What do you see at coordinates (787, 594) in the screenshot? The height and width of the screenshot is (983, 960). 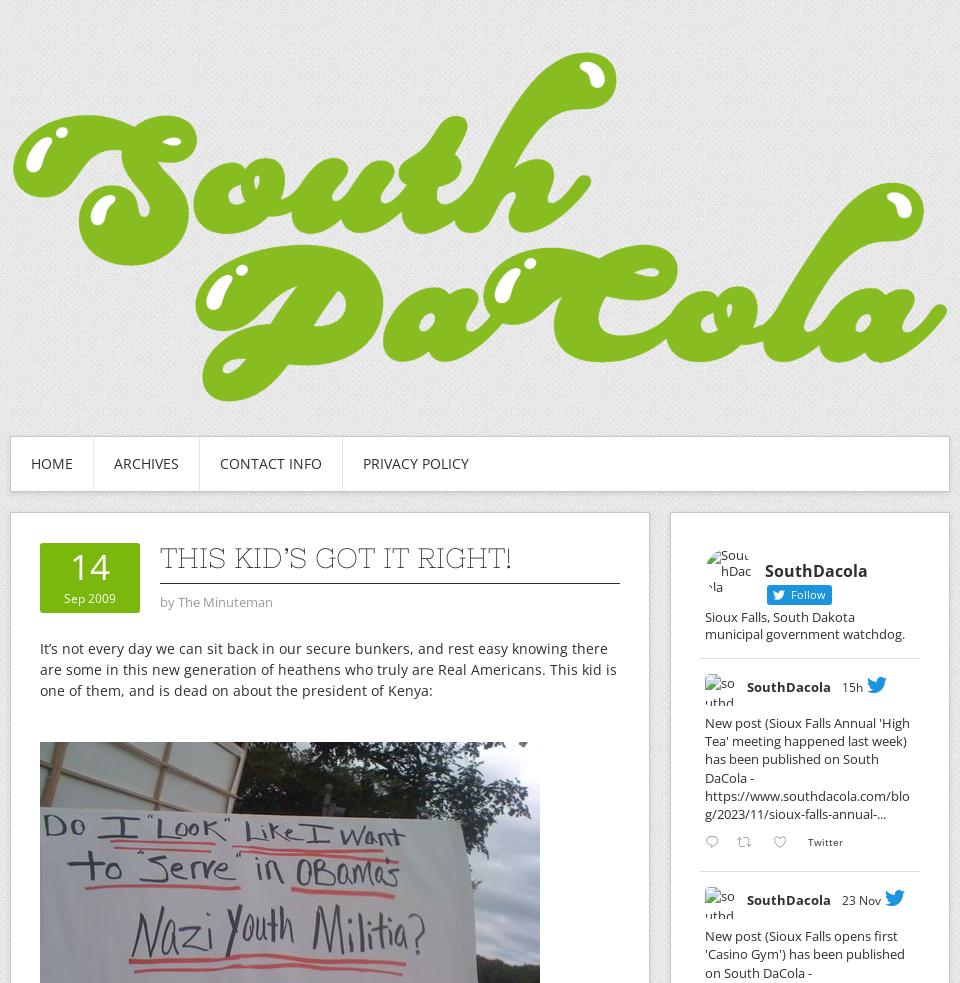 I see `'Follow'` at bounding box center [787, 594].